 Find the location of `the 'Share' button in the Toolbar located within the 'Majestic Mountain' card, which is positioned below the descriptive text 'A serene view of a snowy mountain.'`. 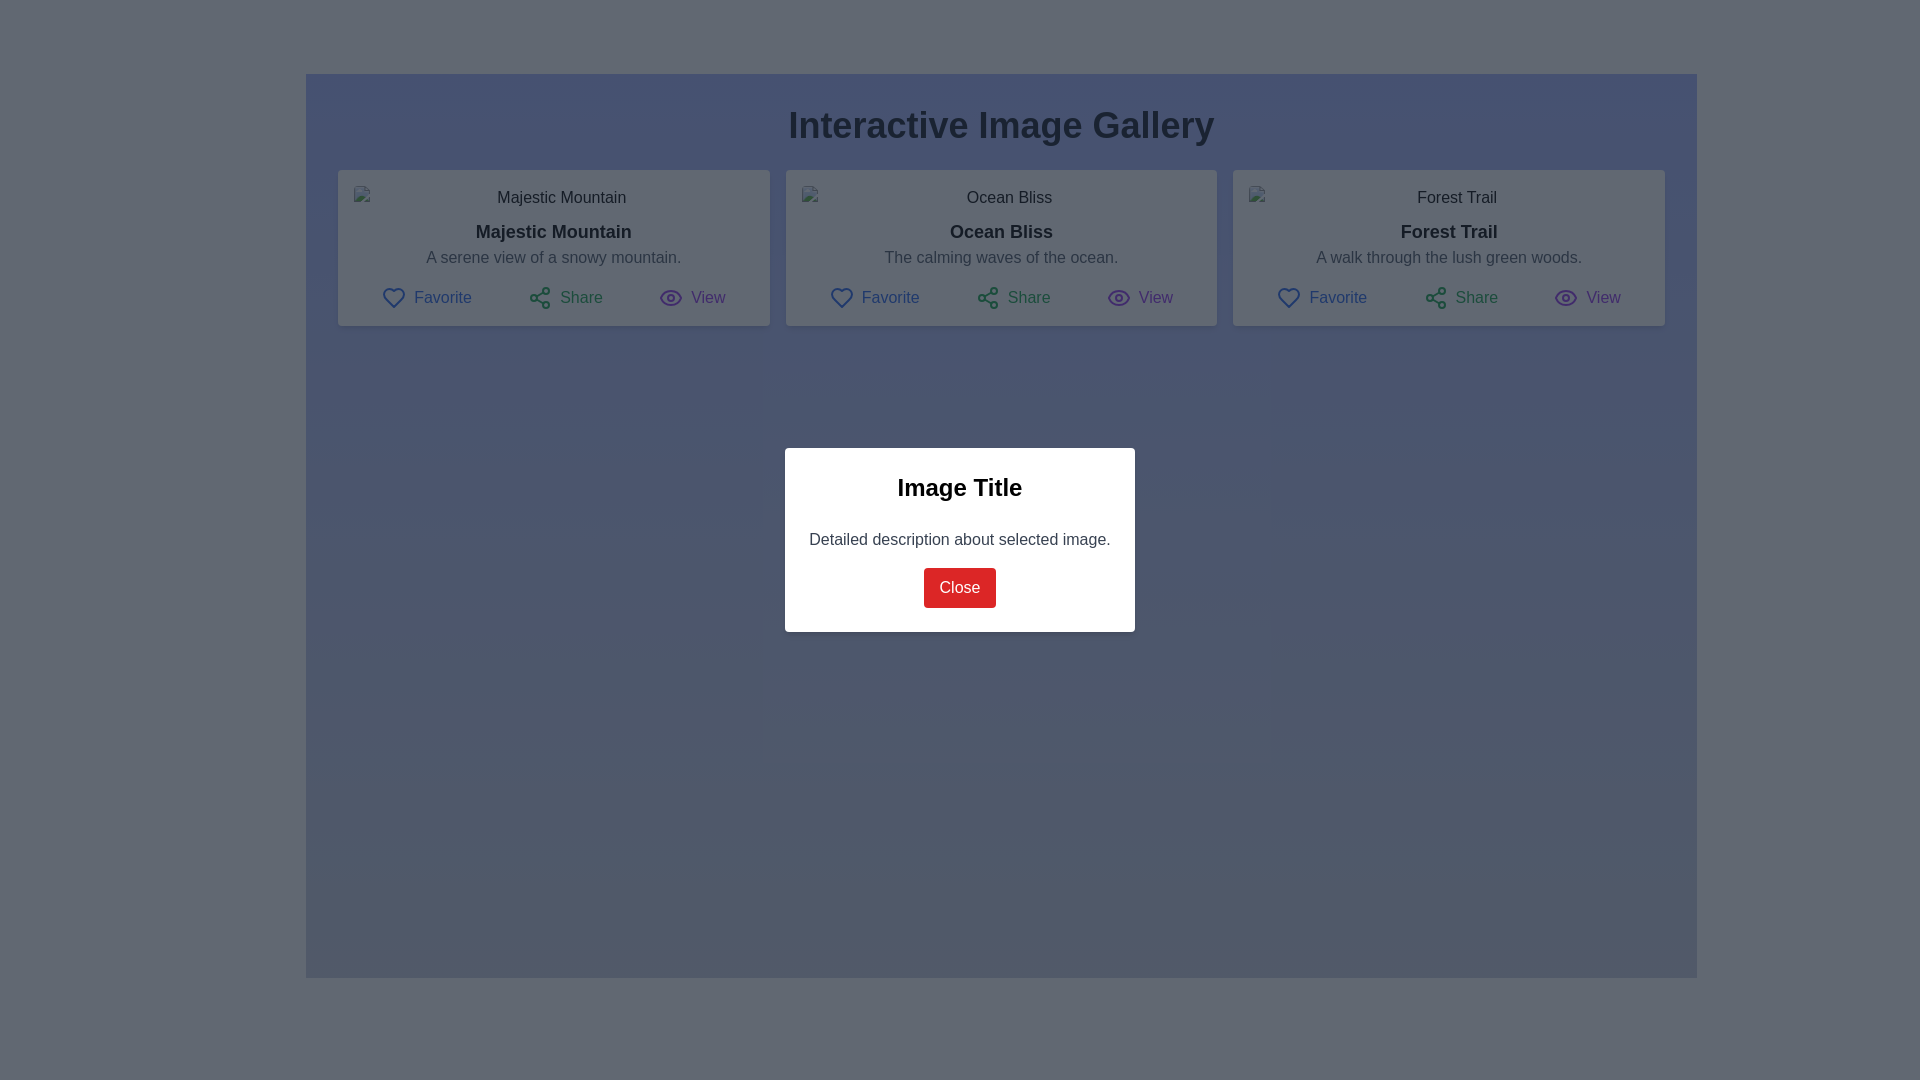

the 'Share' button in the Toolbar located within the 'Majestic Mountain' card, which is positioned below the descriptive text 'A serene view of a snowy mountain.' is located at coordinates (553, 297).